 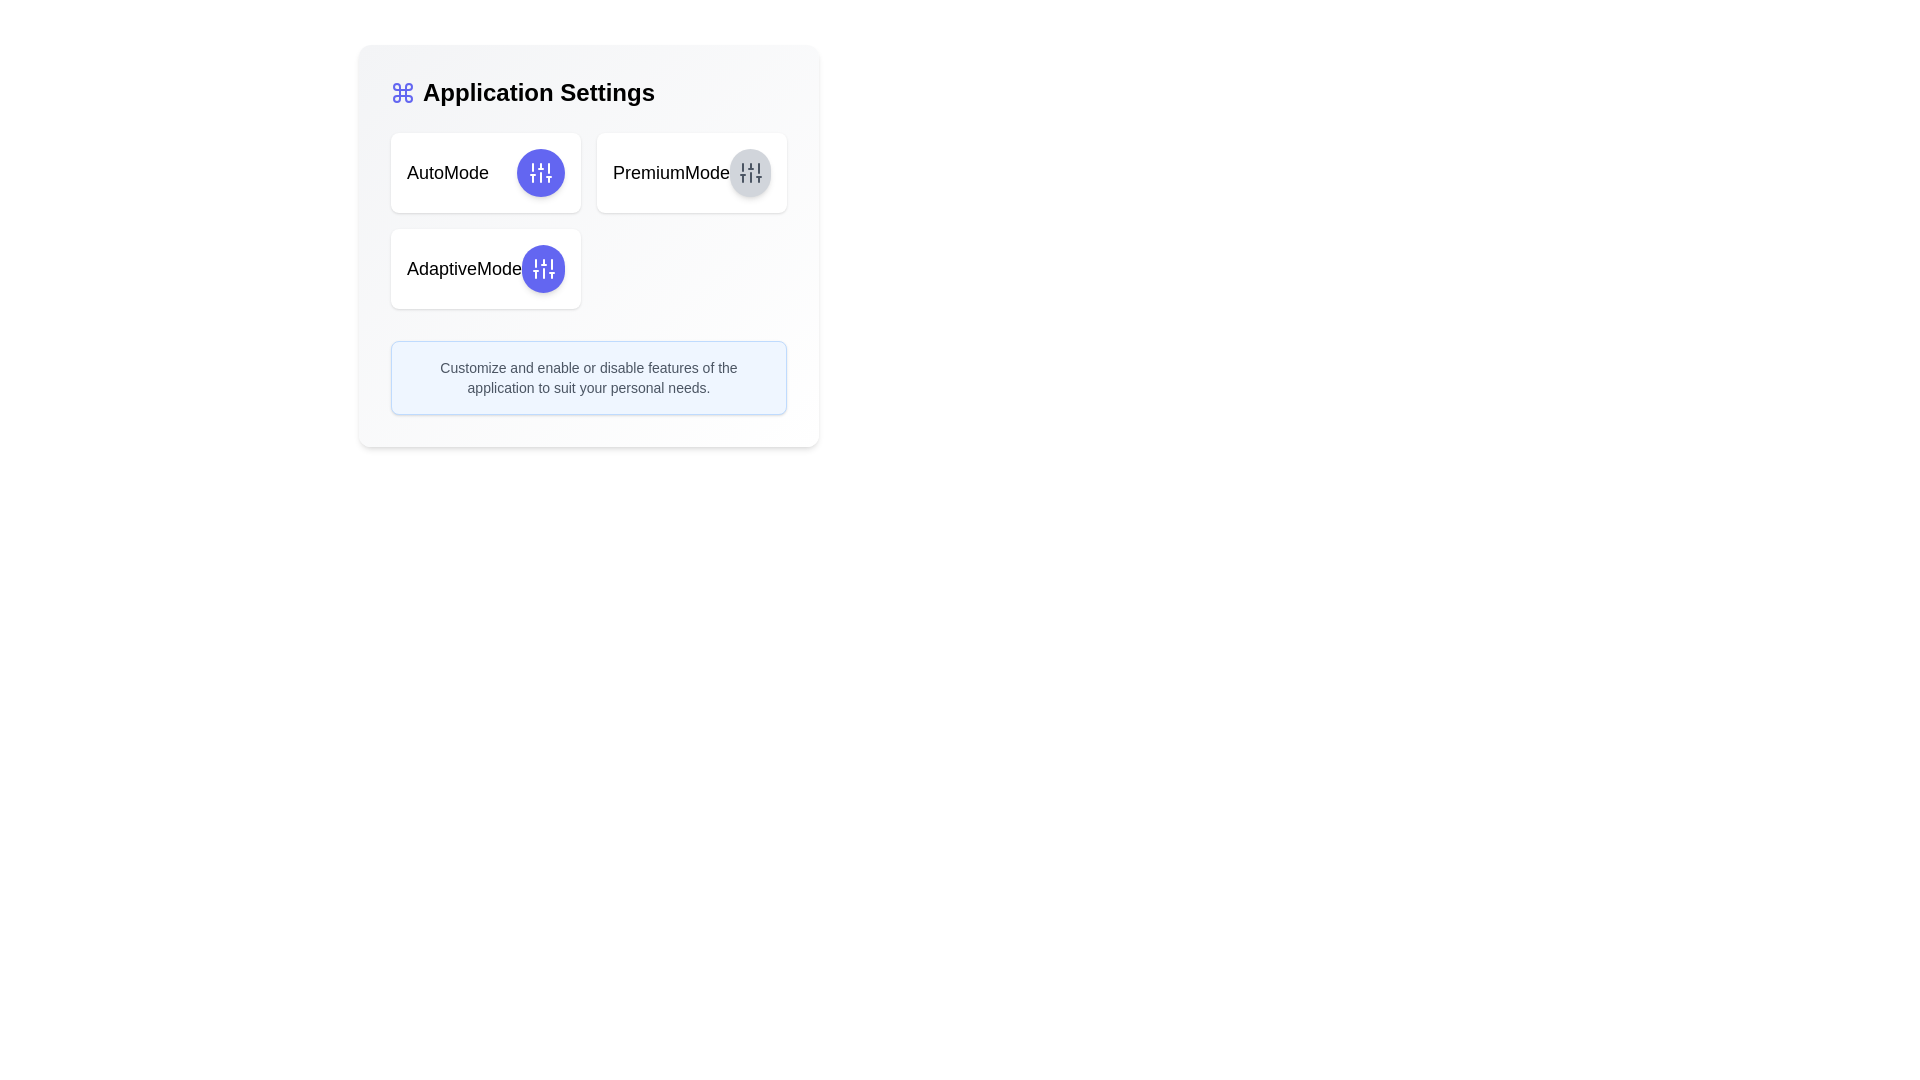 What do you see at coordinates (463, 268) in the screenshot?
I see `the static text label displaying 'adaptiveMode' located within the 'Application Settings' section, beneath 'AutoMode' and 'PremiumMode'` at bounding box center [463, 268].